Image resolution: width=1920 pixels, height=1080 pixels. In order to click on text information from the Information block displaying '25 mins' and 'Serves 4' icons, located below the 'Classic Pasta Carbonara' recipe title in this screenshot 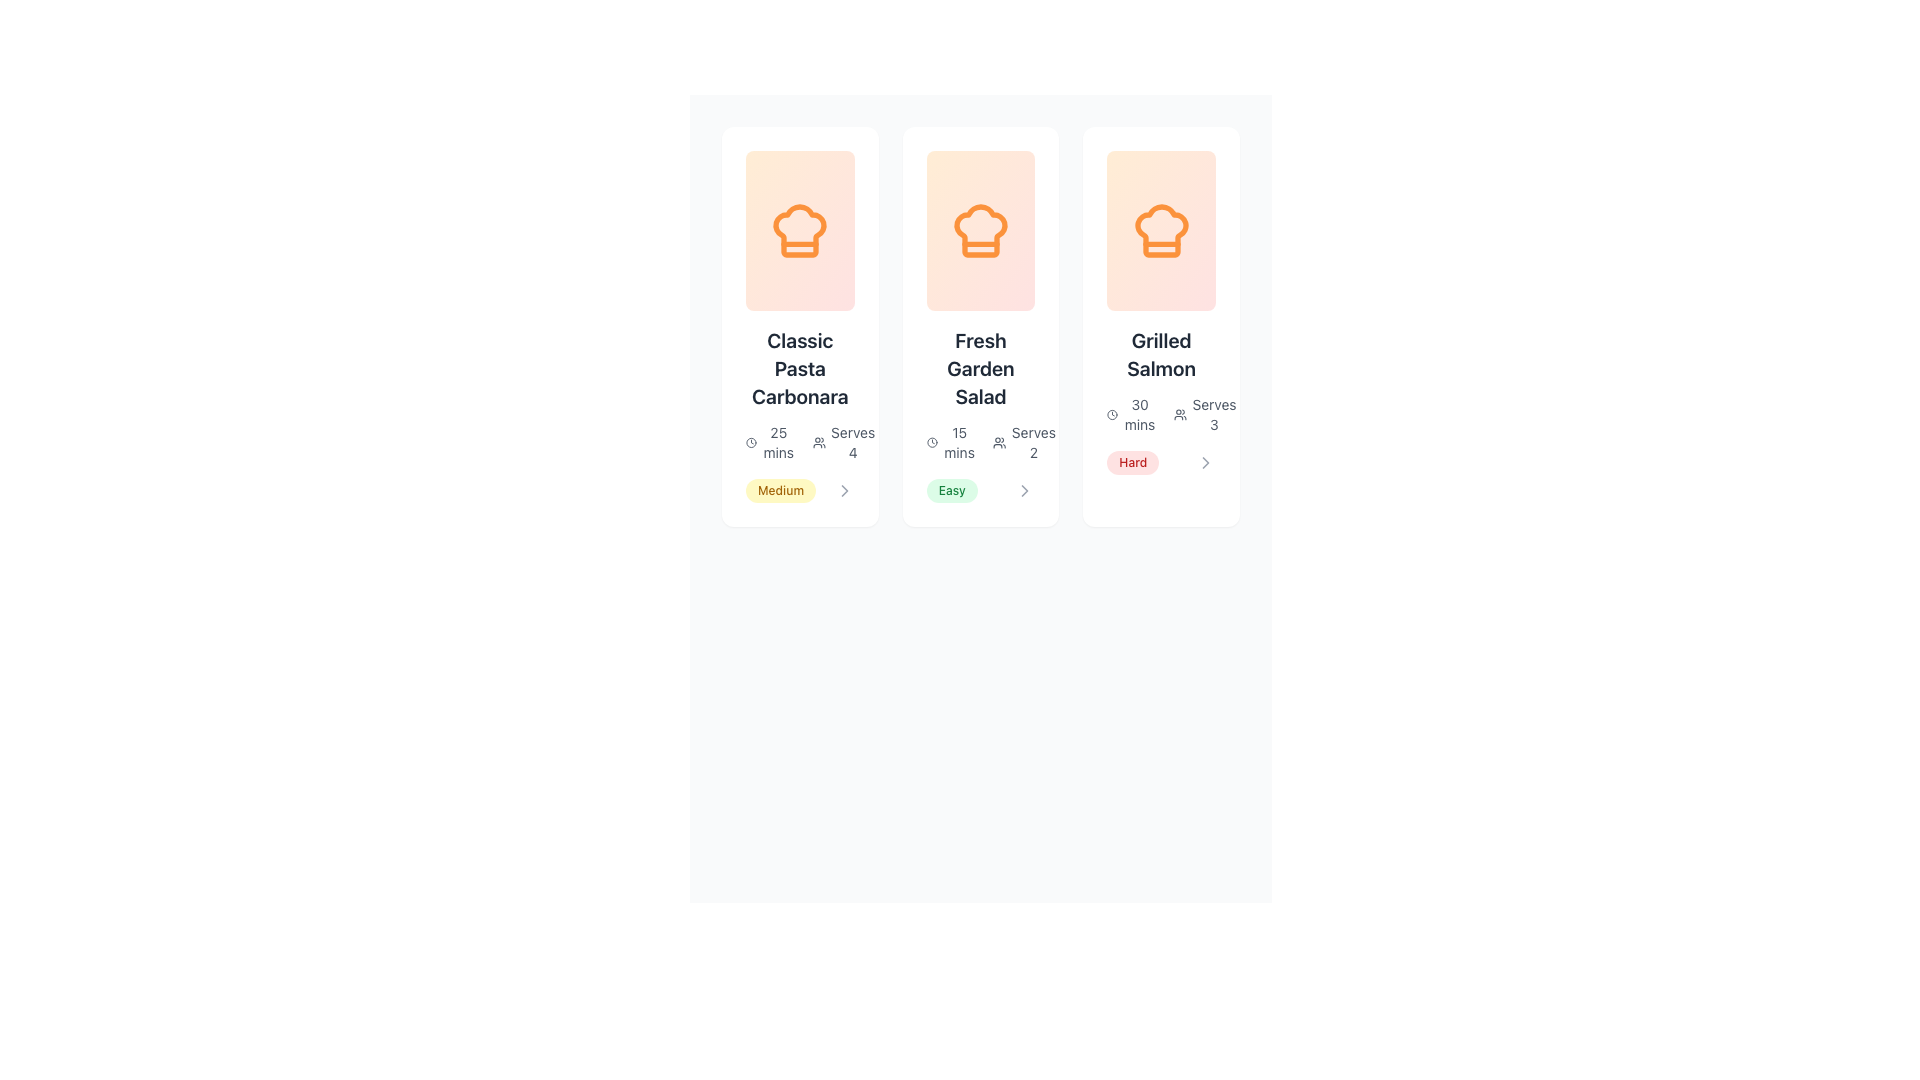, I will do `click(800, 442)`.